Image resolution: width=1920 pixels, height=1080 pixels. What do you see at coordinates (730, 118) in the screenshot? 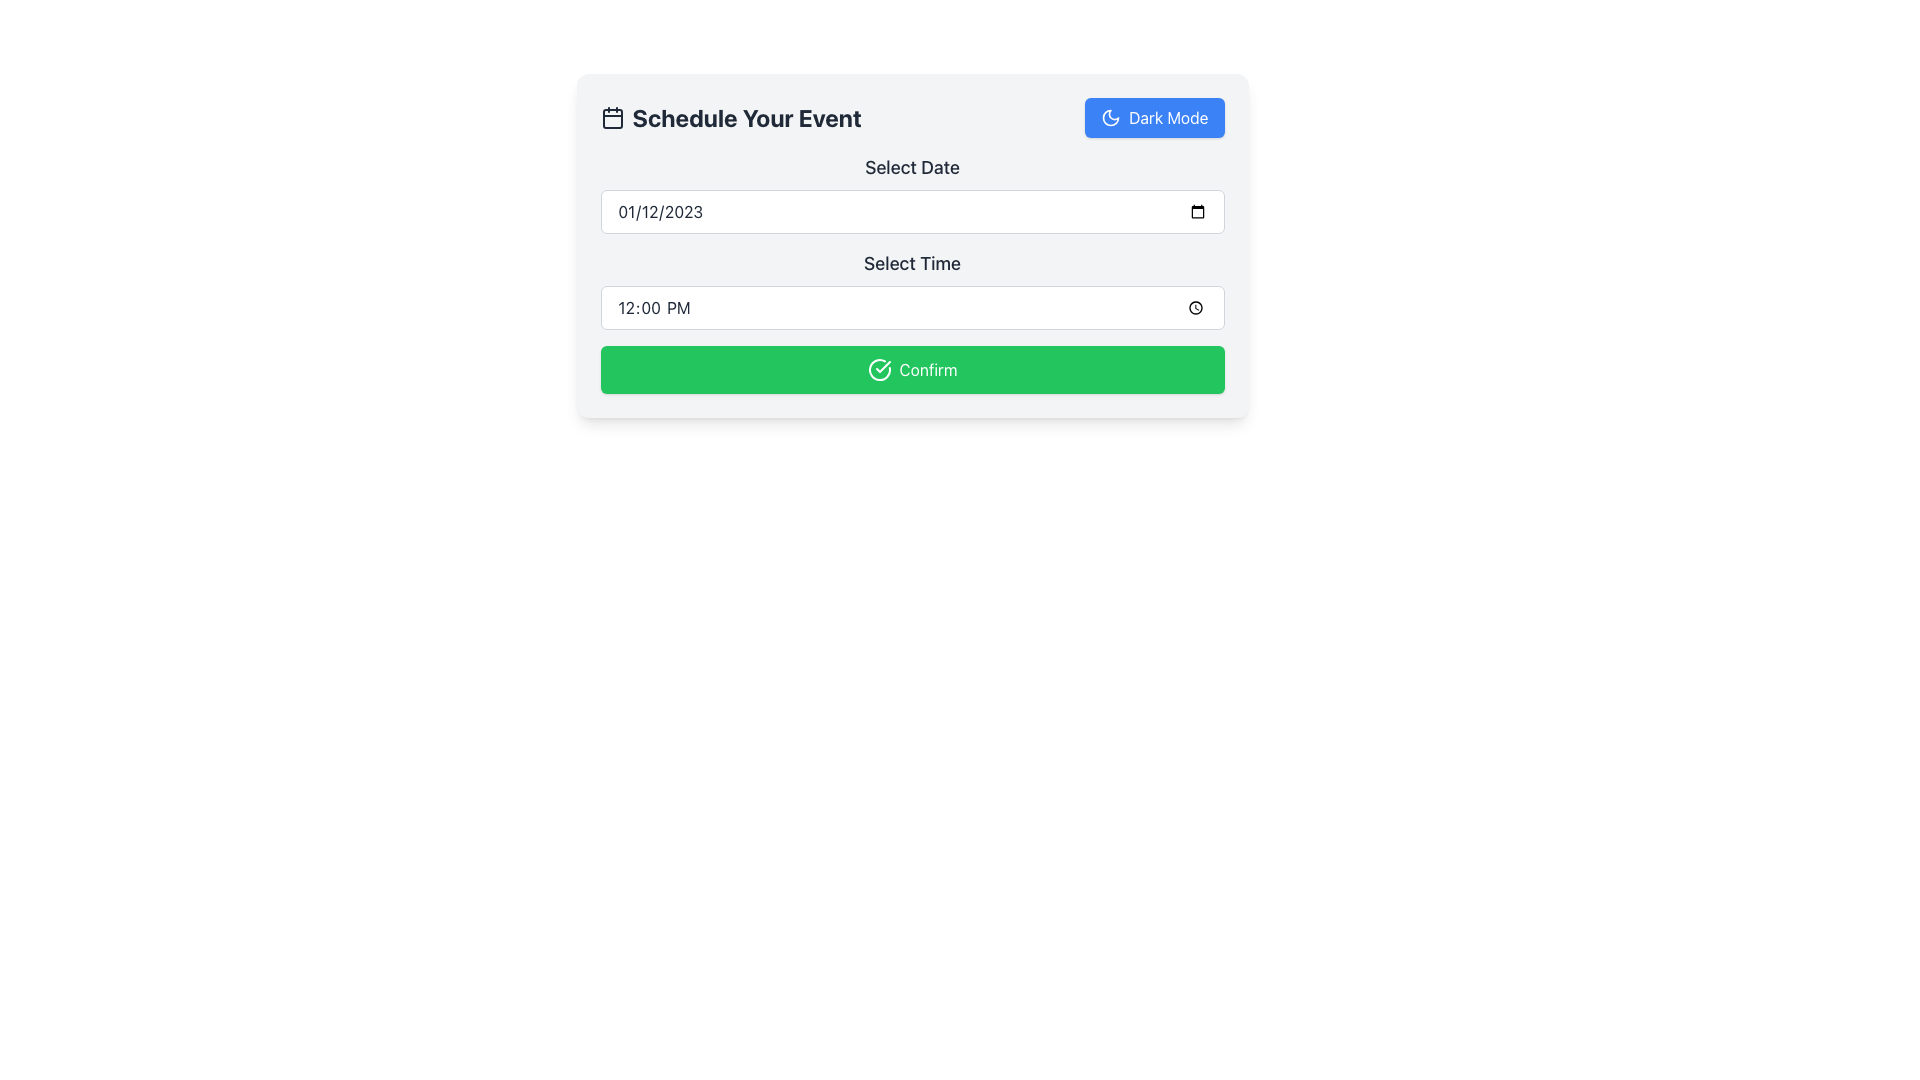
I see `the heading with icon that indicates the scheduling feature, located in the header section directly to the left of the 'Dark Mode' button` at bounding box center [730, 118].